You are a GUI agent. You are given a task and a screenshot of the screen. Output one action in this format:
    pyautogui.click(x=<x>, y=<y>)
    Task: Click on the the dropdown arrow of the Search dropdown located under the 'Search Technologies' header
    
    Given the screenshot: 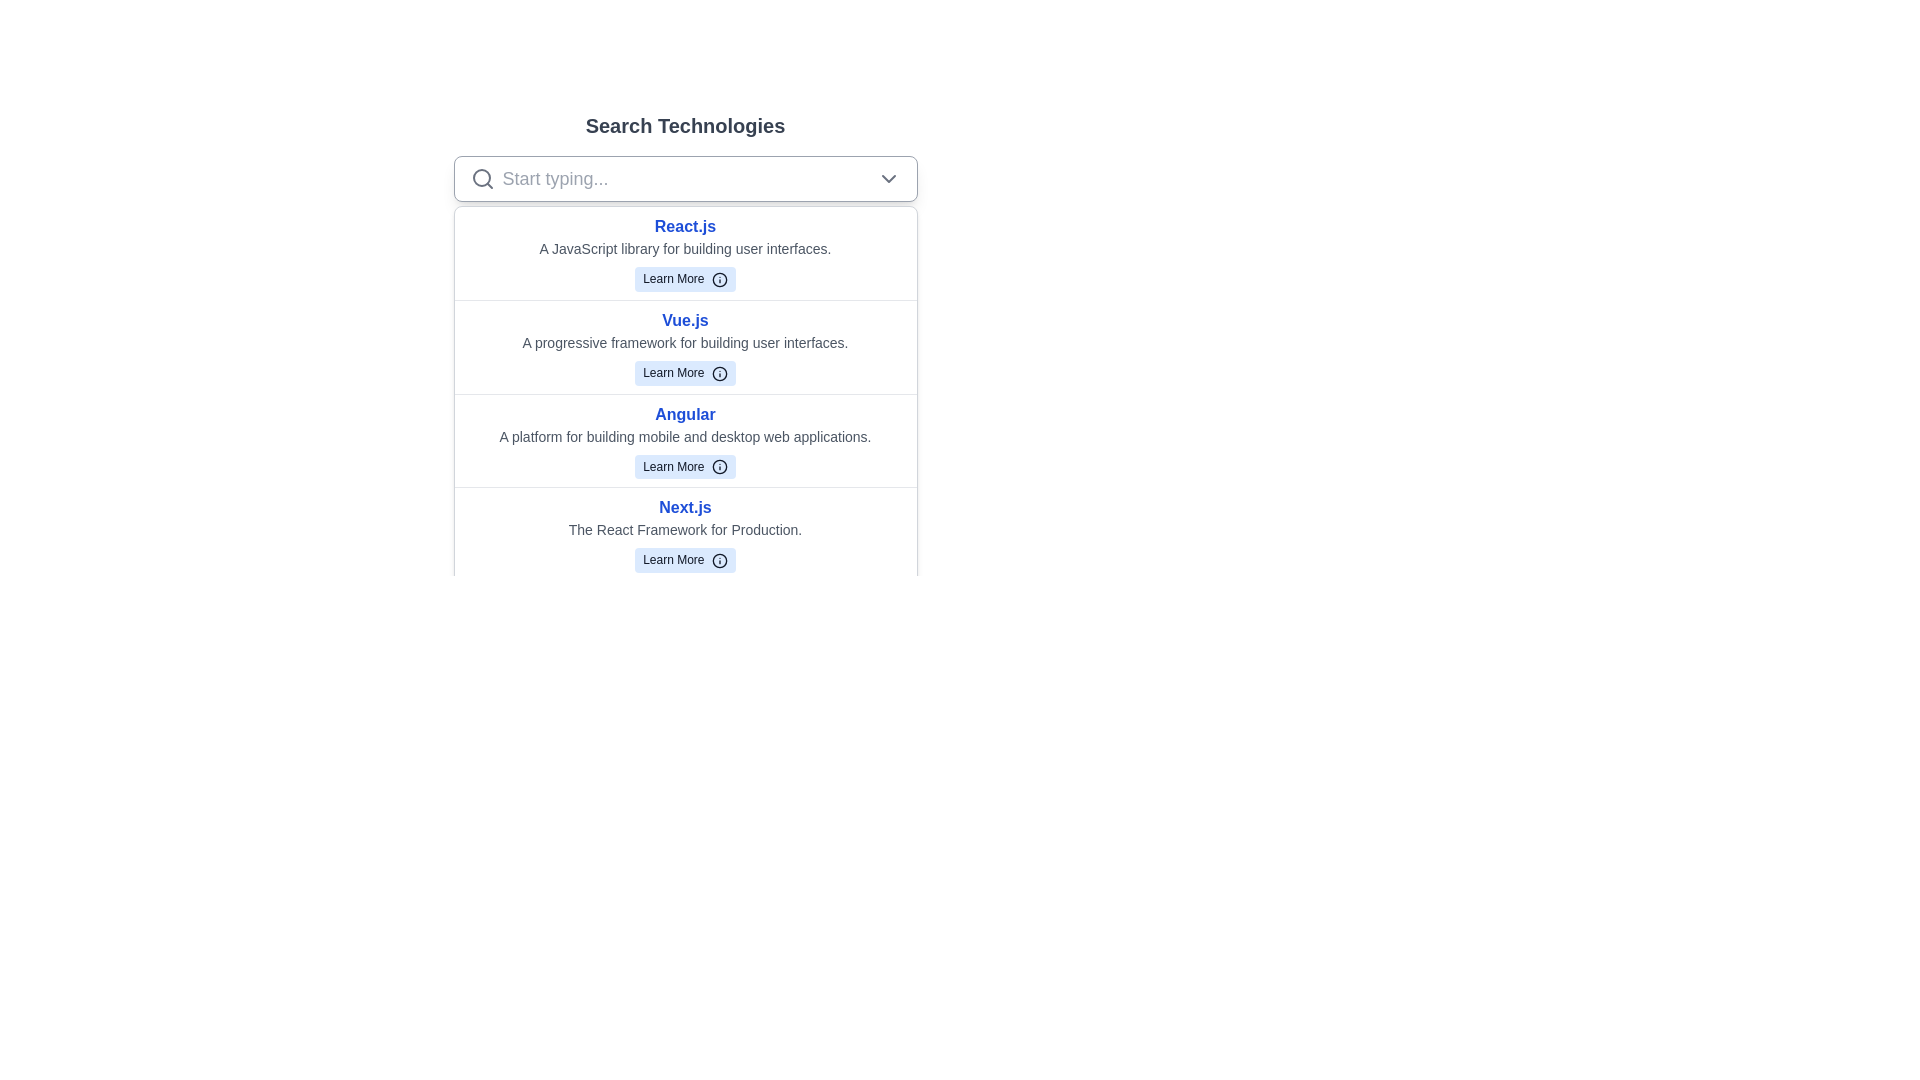 What is the action you would take?
    pyautogui.click(x=685, y=156)
    